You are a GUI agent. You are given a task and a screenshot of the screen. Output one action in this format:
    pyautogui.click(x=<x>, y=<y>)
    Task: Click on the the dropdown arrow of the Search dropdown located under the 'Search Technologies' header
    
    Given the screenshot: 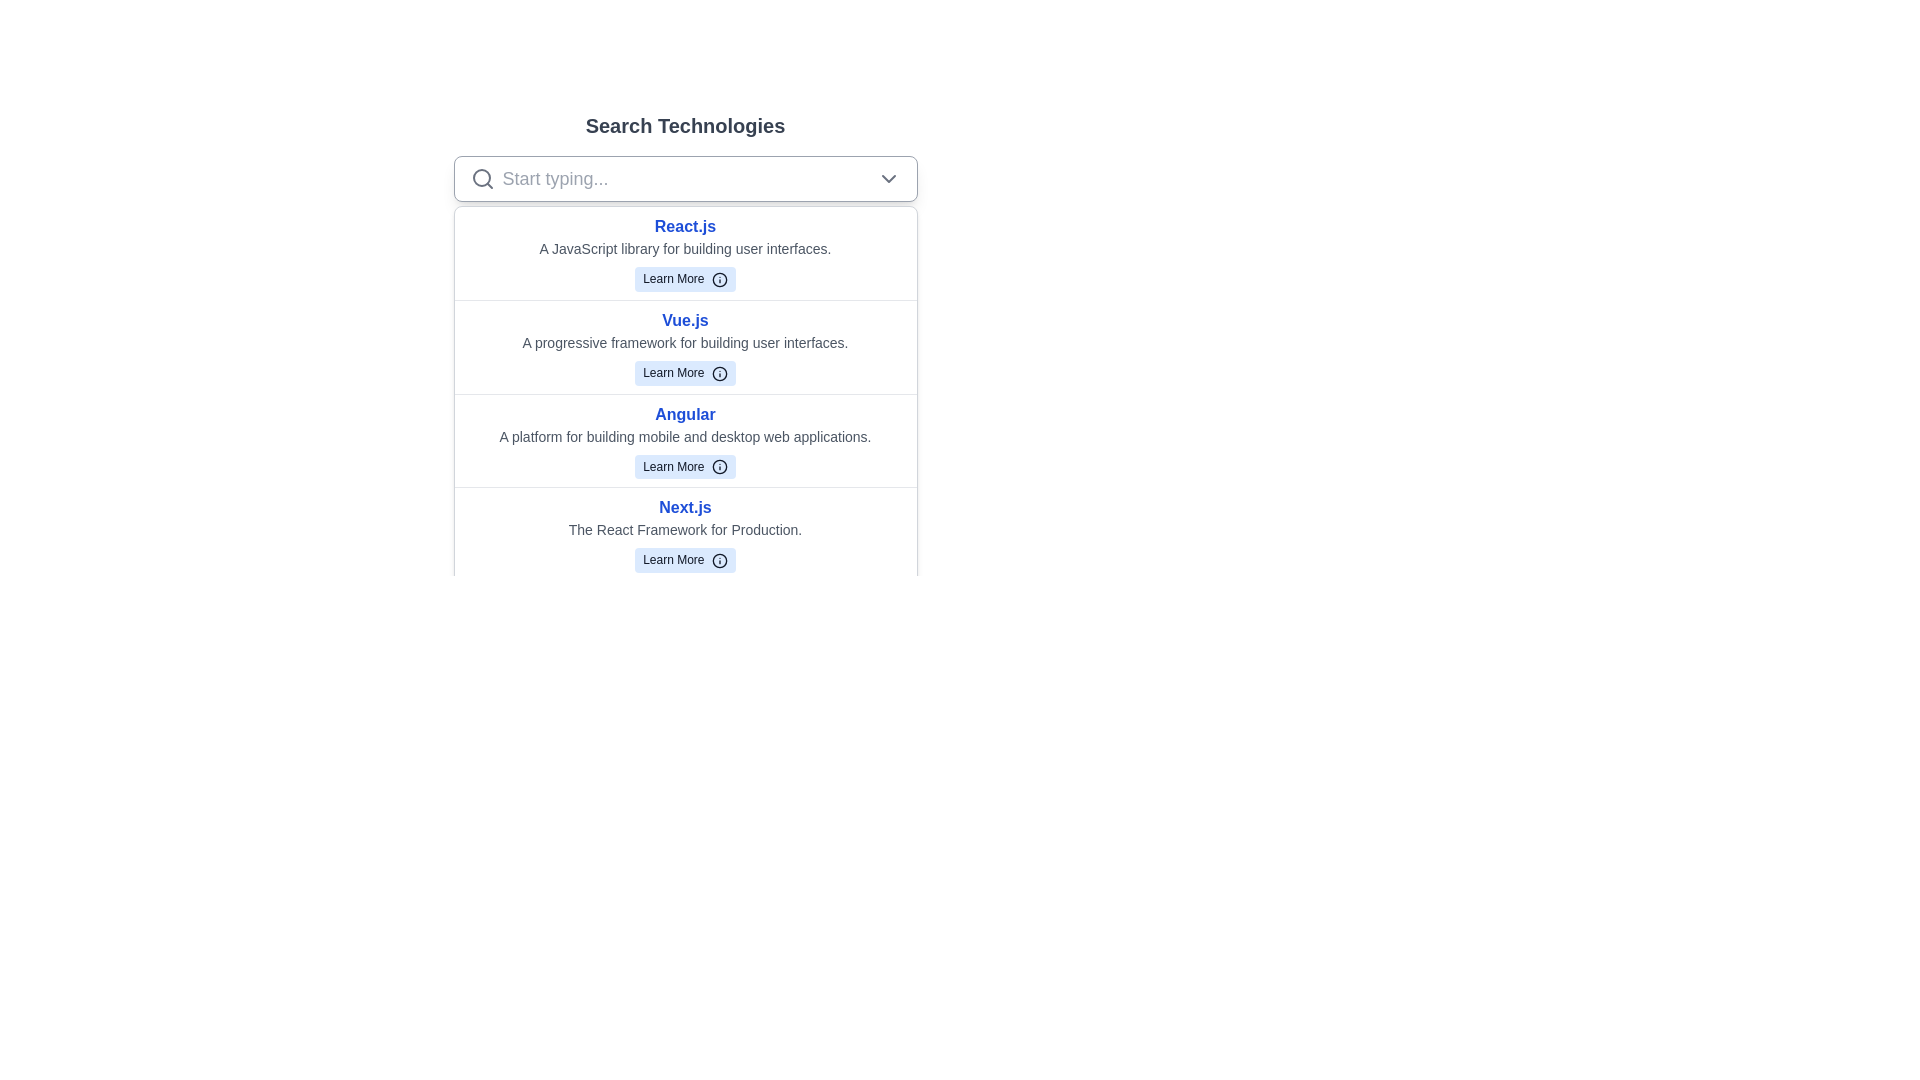 What is the action you would take?
    pyautogui.click(x=685, y=156)
    